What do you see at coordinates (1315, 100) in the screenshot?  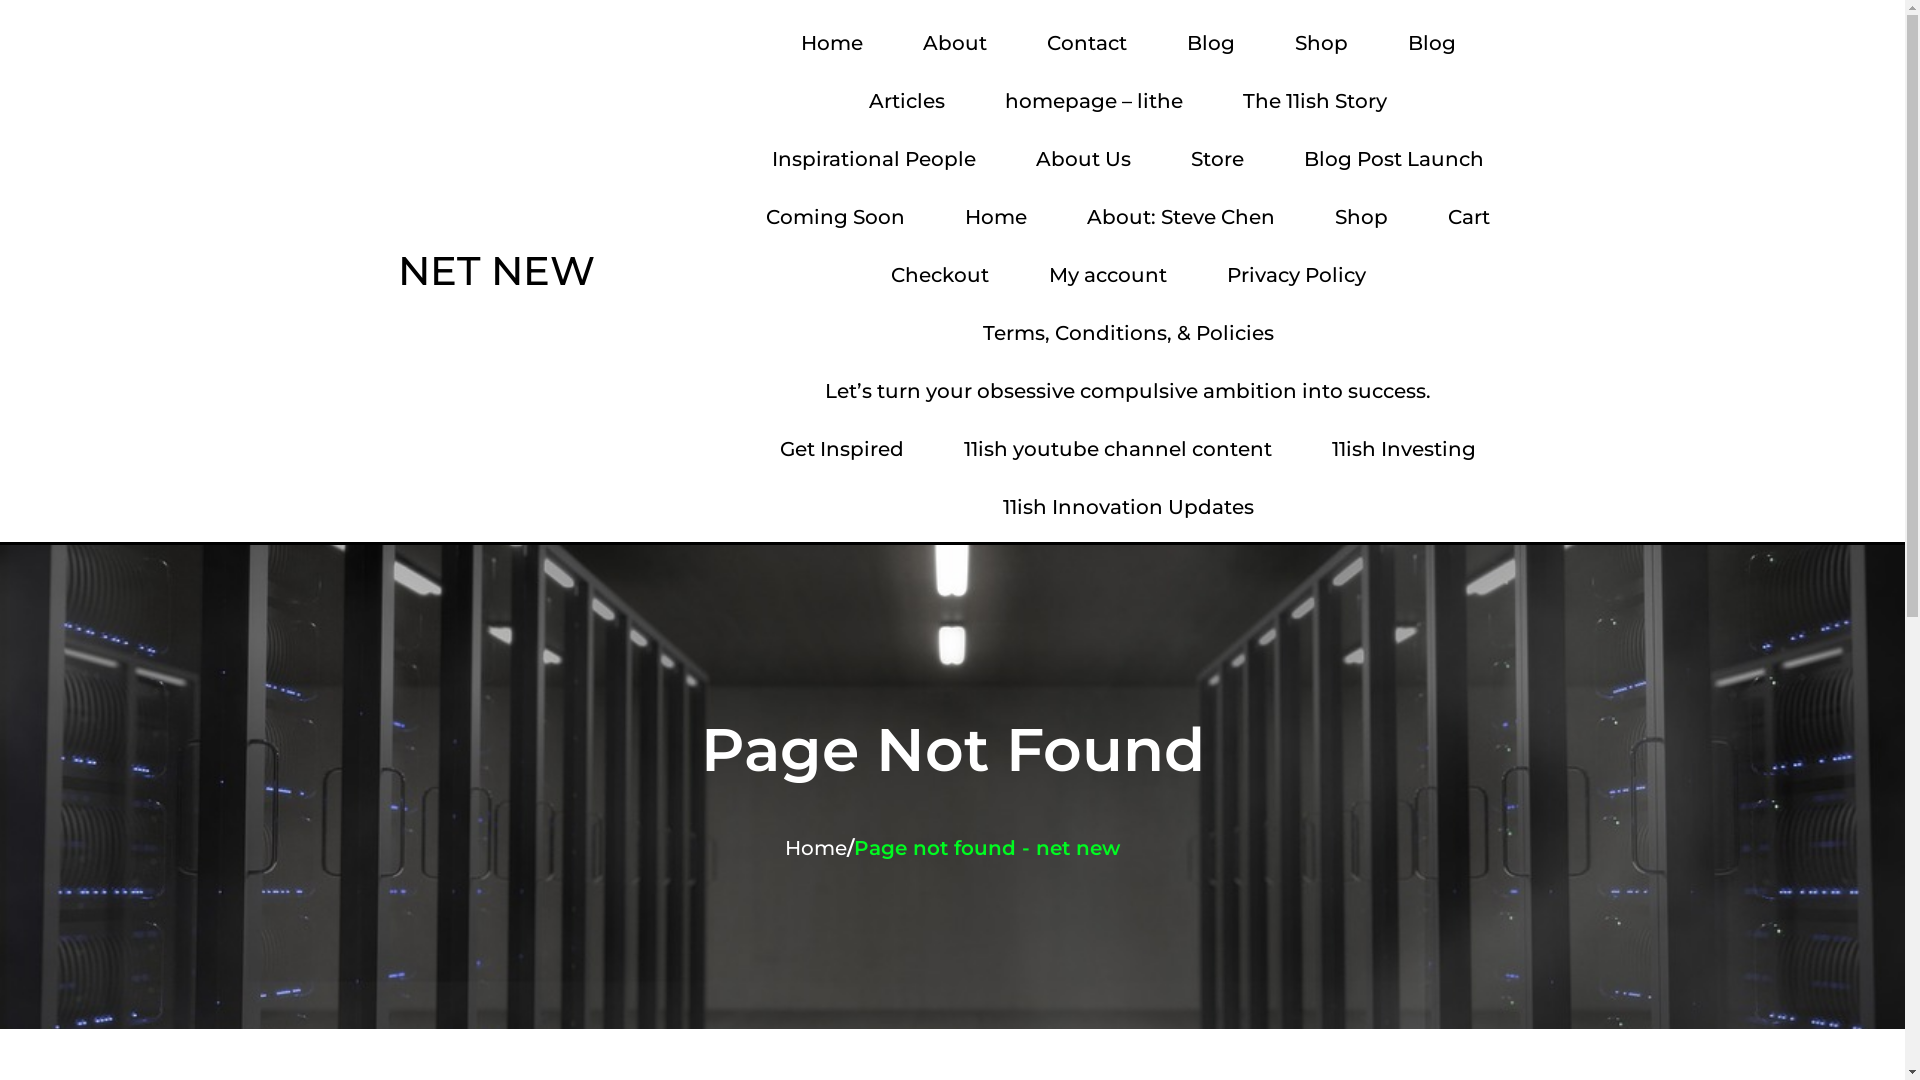 I see `'The 11ish Story'` at bounding box center [1315, 100].